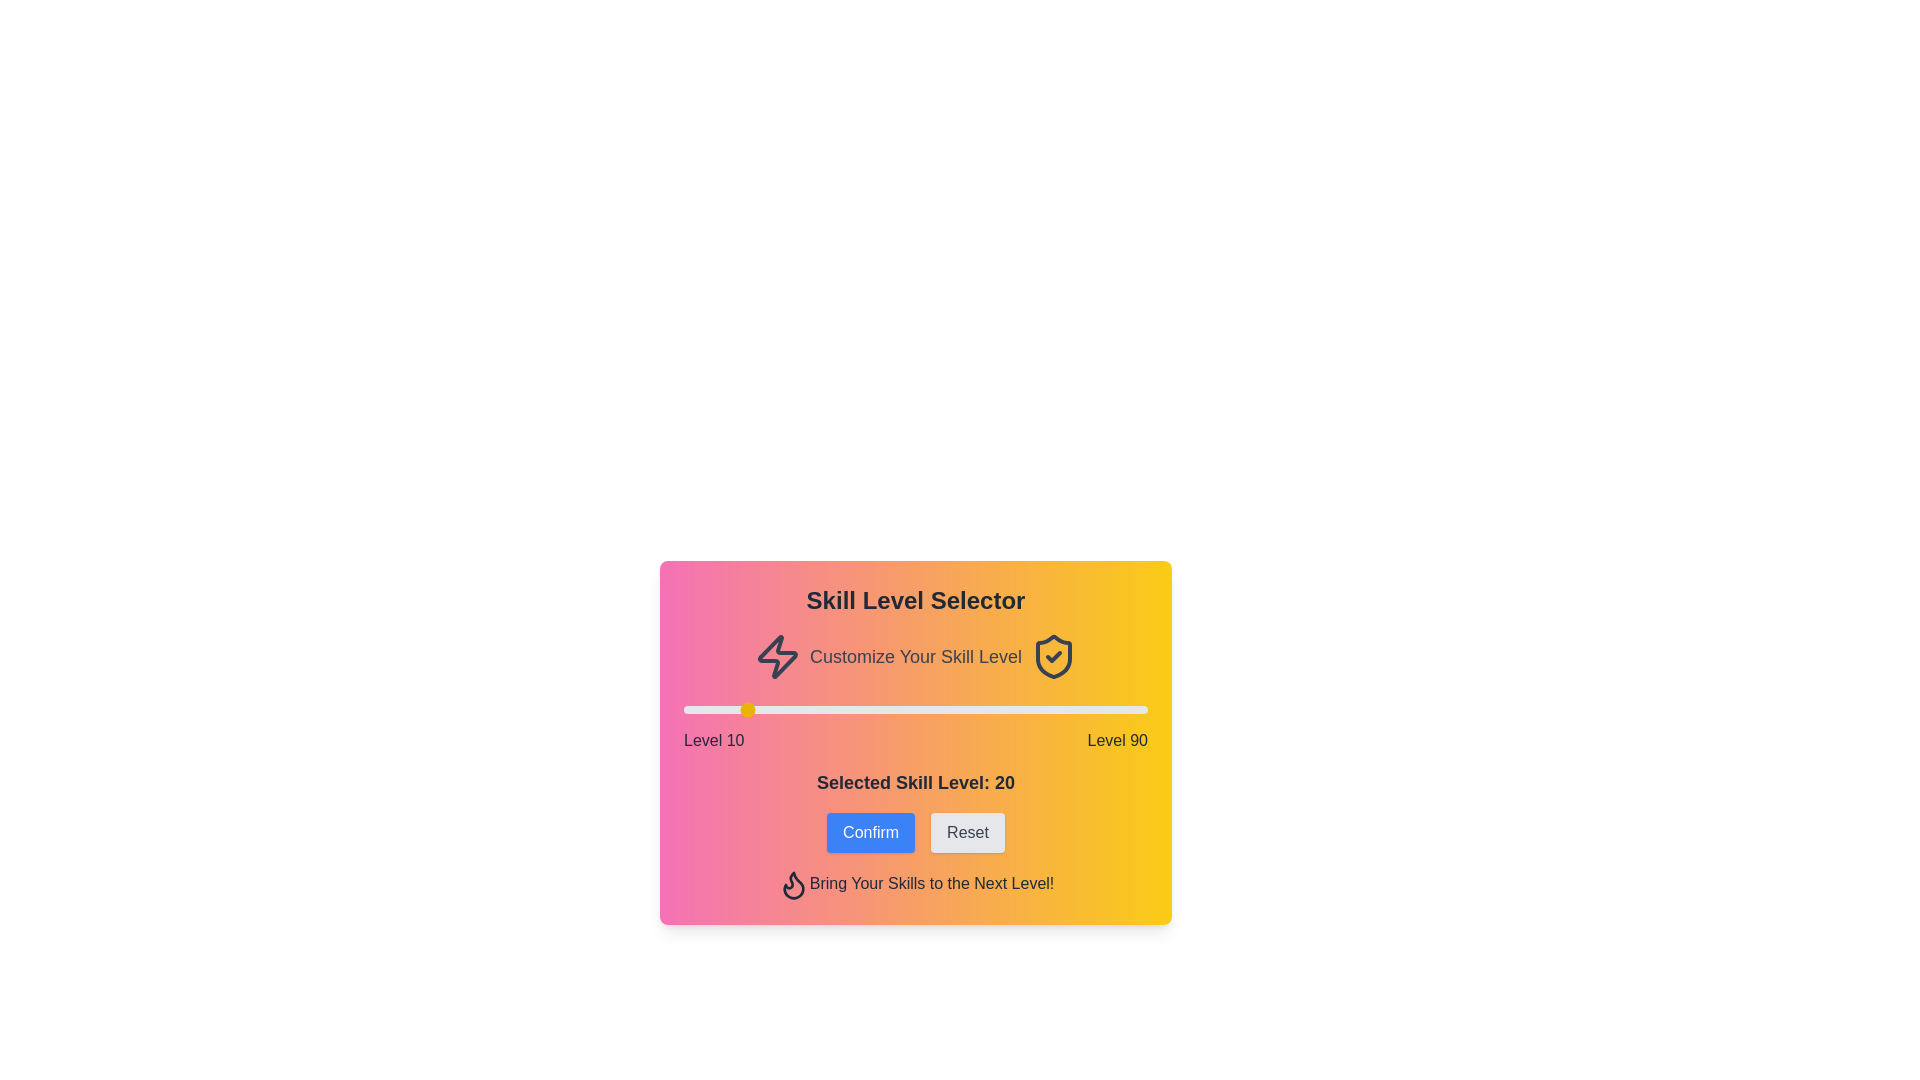 This screenshot has height=1080, width=1920. I want to click on the skill level slider to 16, so click(718, 708).